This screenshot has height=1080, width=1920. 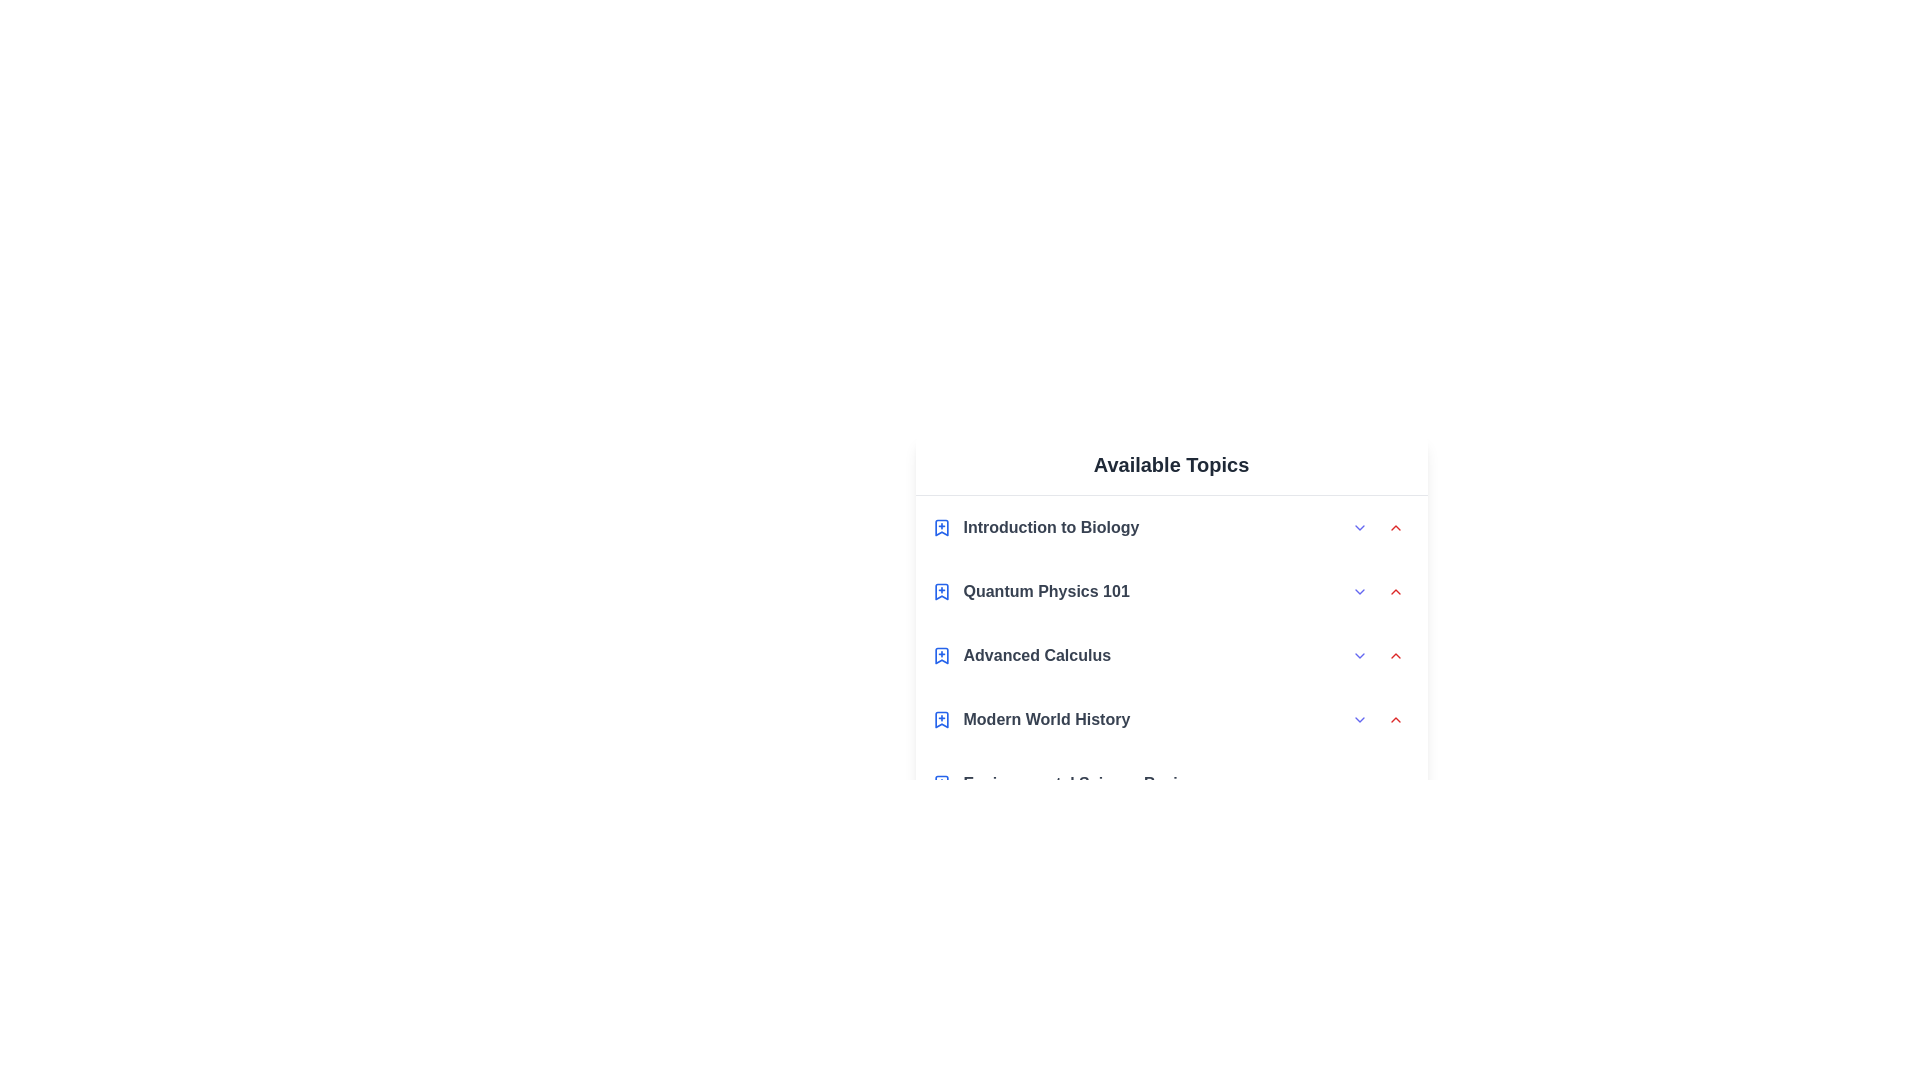 I want to click on the expand arrow for the topic Quantum Physics 101, so click(x=1359, y=590).